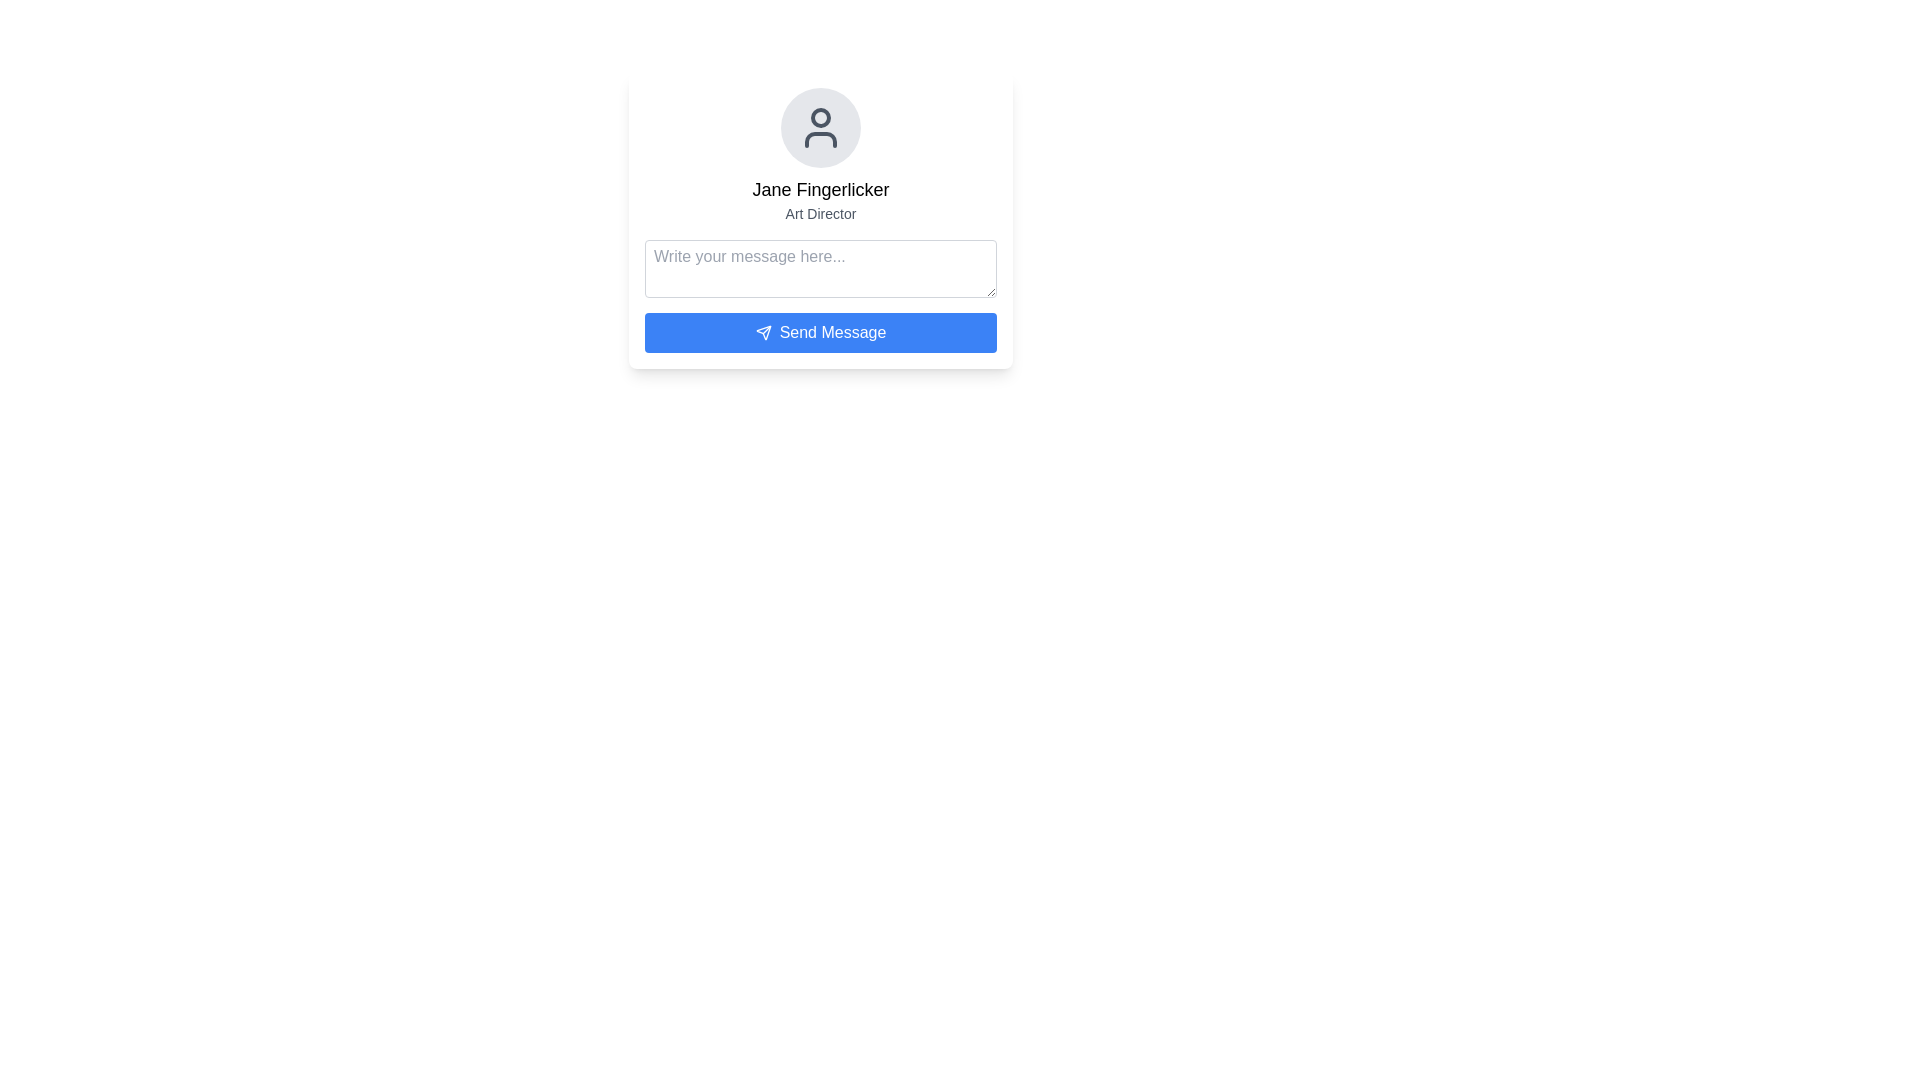 The height and width of the screenshot is (1080, 1920). Describe the element at coordinates (820, 118) in the screenshot. I see `the Circle SVG element that represents the head in the user profile icon, located in the upper middle section of the interface` at that location.